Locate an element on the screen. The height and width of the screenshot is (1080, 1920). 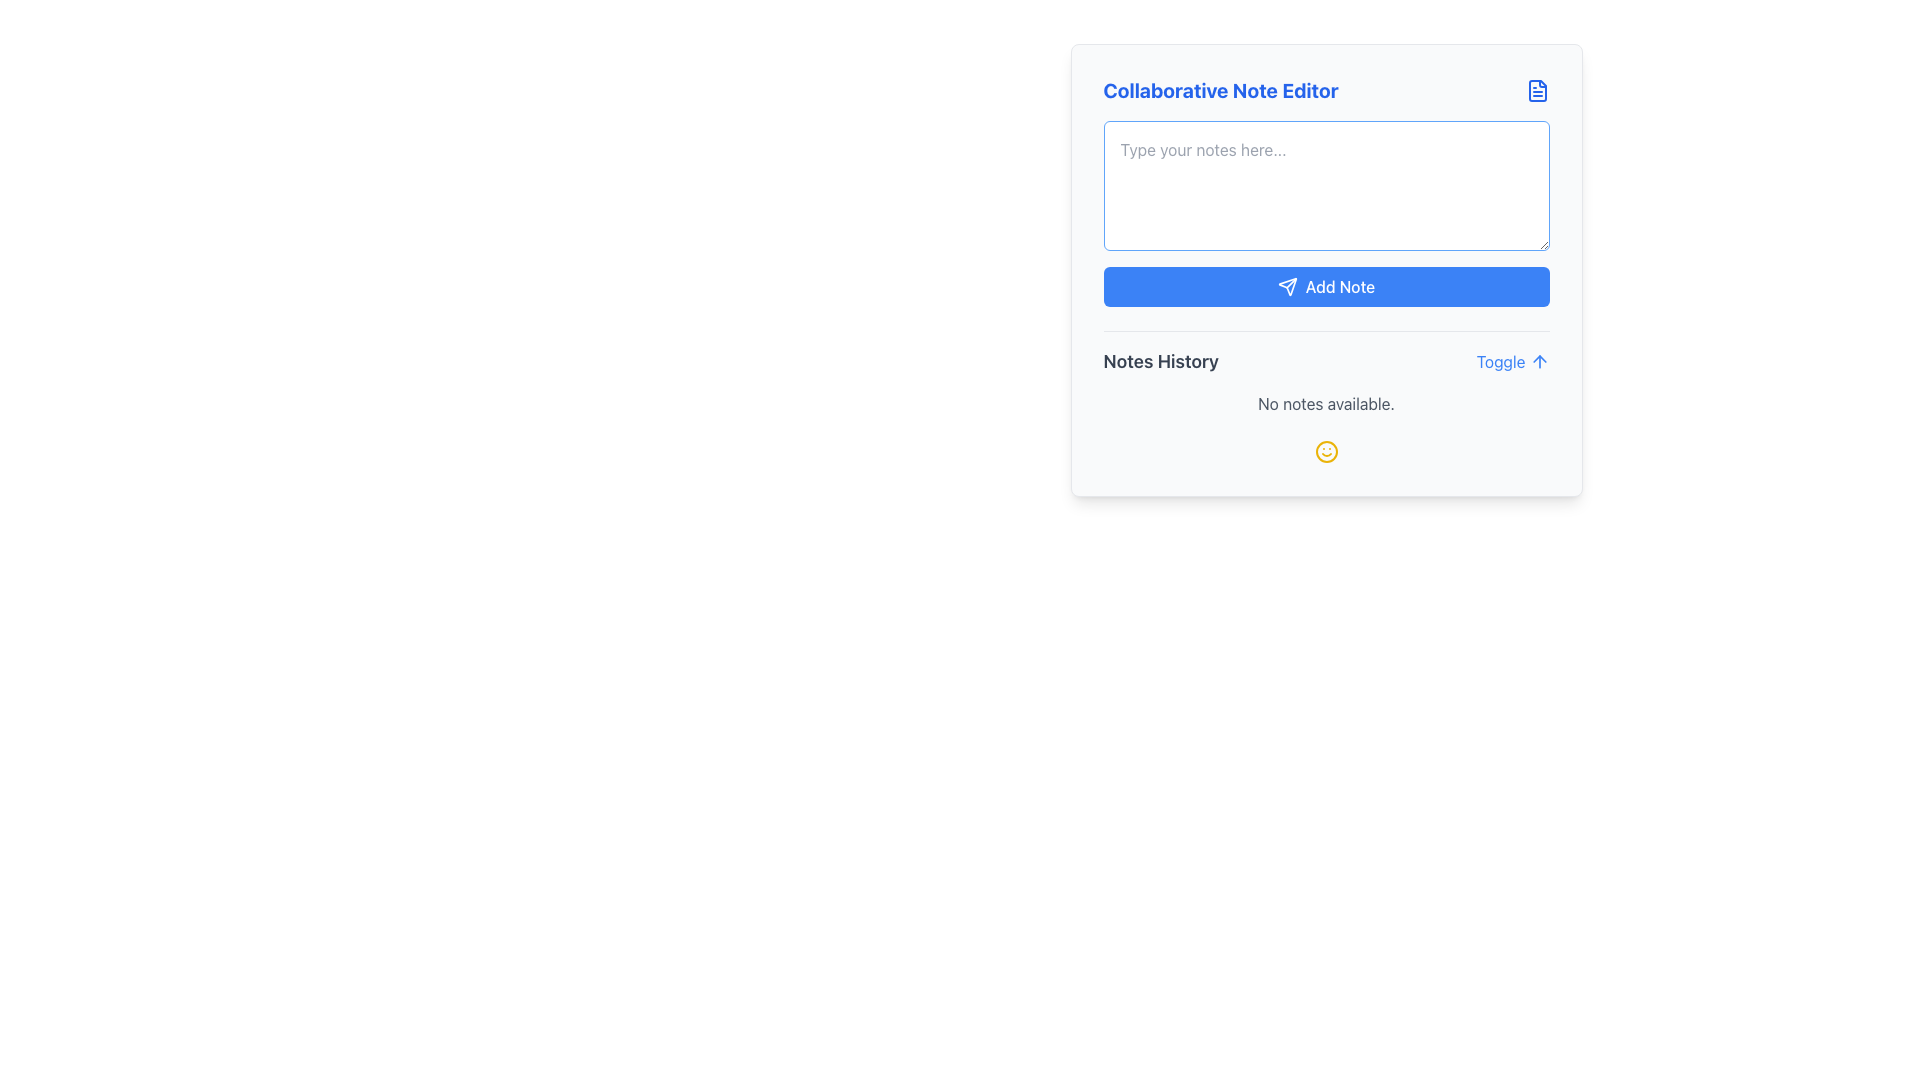
the SVG icon located inside the 'Add Note' button, which enhances the button's recognizability and suggests an action related to sending or submitting is located at coordinates (1287, 286).